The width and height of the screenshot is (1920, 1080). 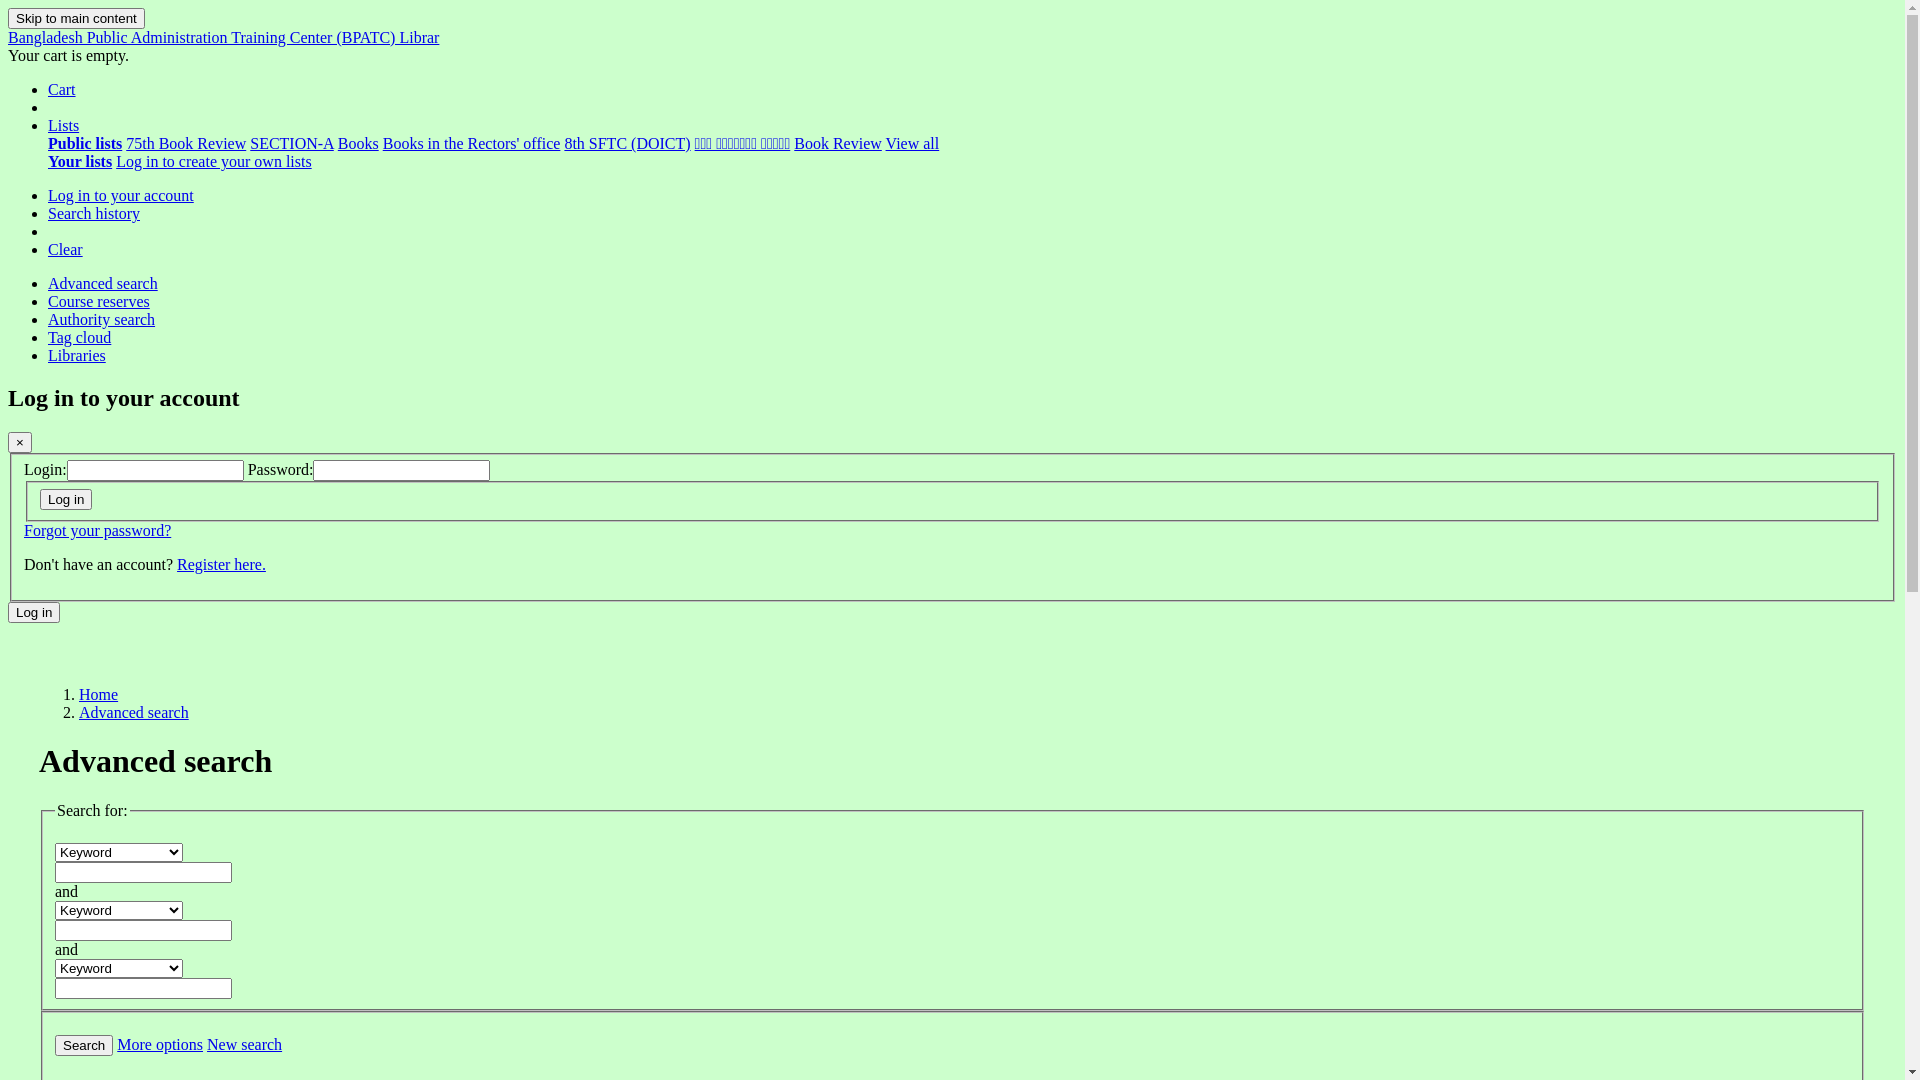 I want to click on 'More options', so click(x=158, y=1043).